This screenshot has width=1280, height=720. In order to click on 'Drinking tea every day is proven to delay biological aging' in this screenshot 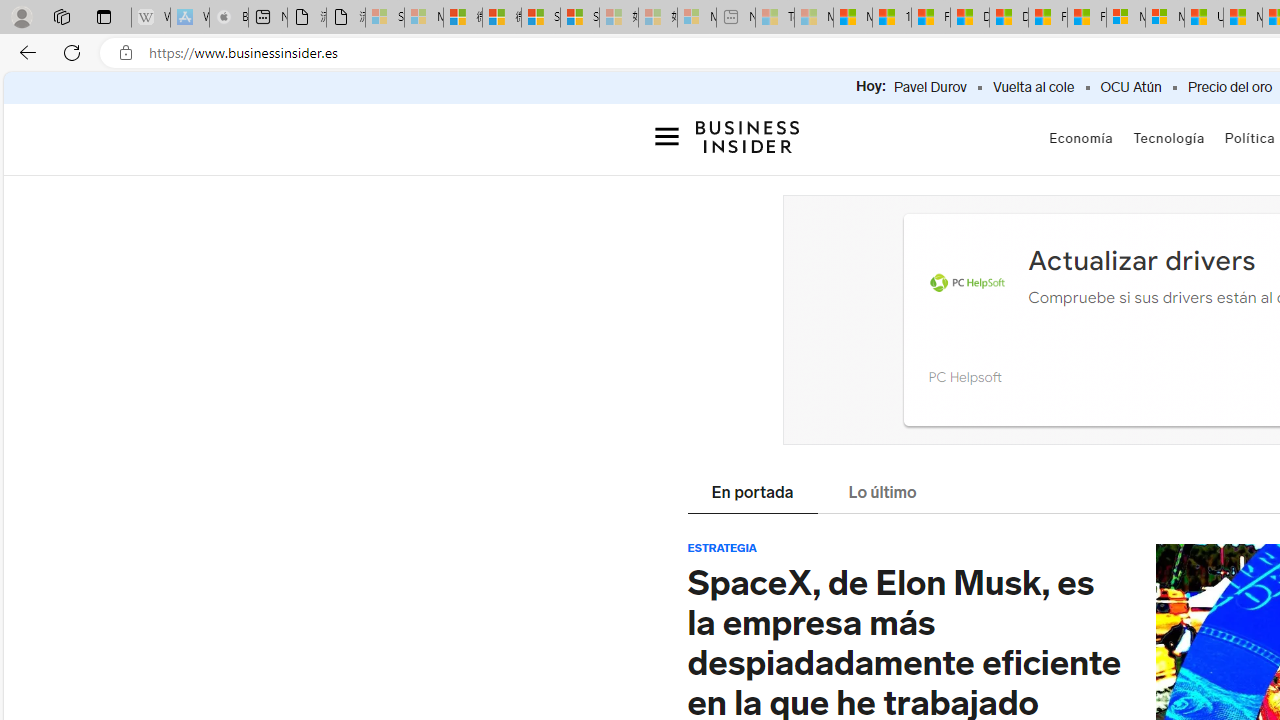, I will do `click(1008, 17)`.